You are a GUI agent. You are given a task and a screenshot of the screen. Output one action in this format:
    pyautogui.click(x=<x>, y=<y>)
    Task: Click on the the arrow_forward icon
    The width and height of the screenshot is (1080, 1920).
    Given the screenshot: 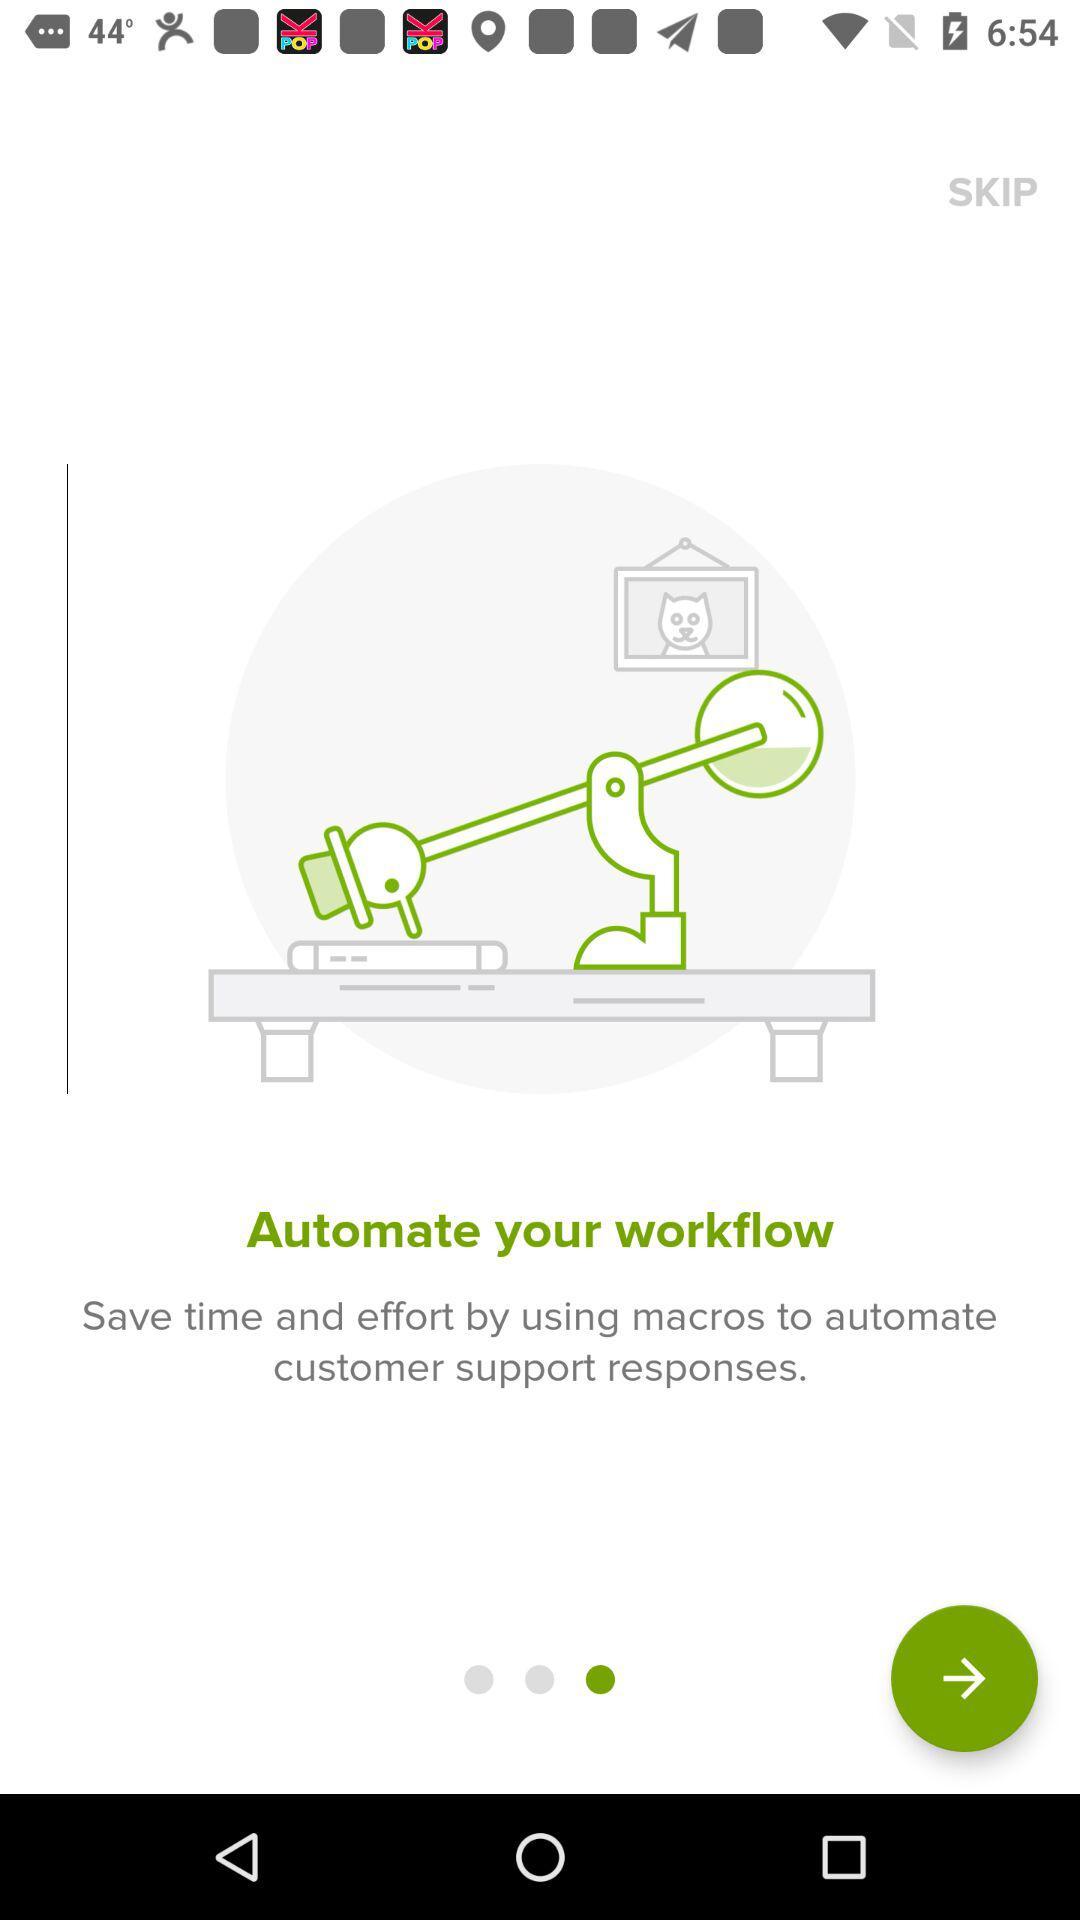 What is the action you would take?
    pyautogui.click(x=963, y=1678)
    